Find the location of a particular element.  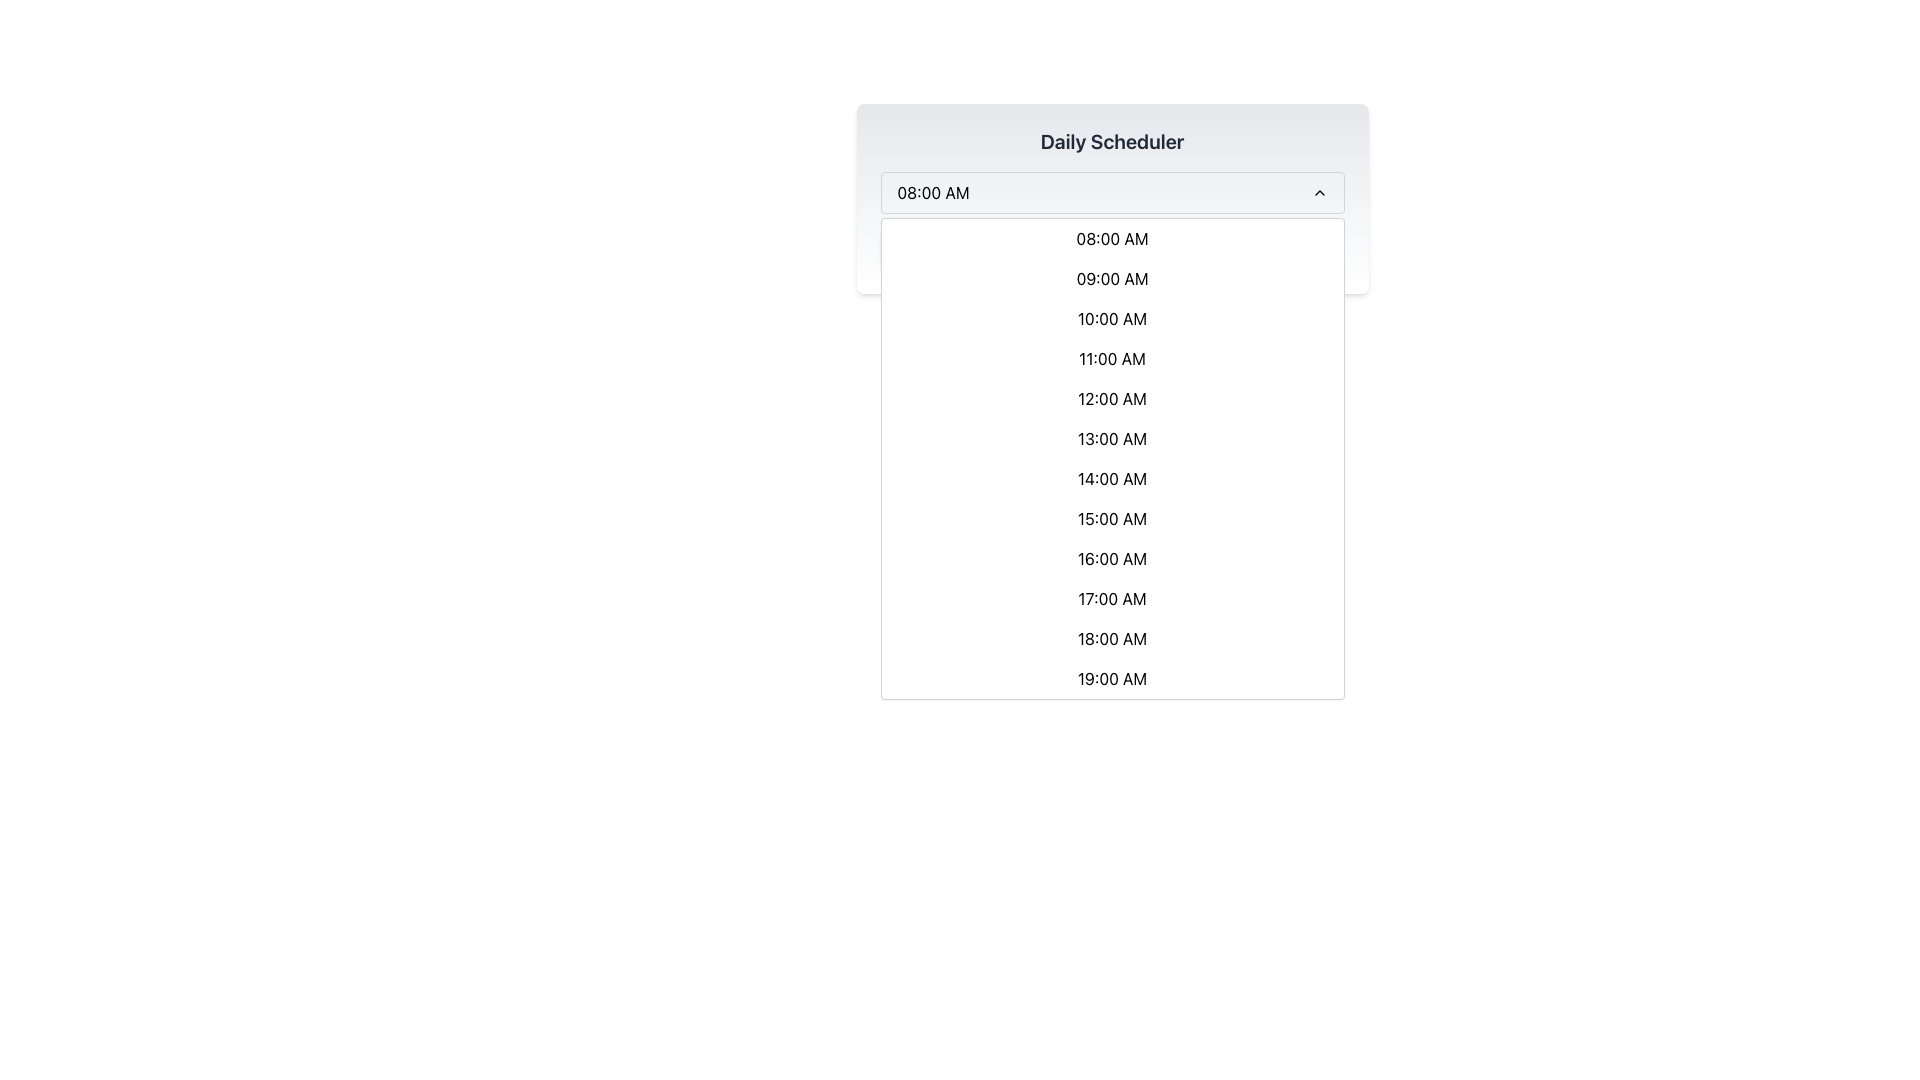

the selectable time option text label located in the fifth position of the scheduling dropdown menu is located at coordinates (1111, 398).